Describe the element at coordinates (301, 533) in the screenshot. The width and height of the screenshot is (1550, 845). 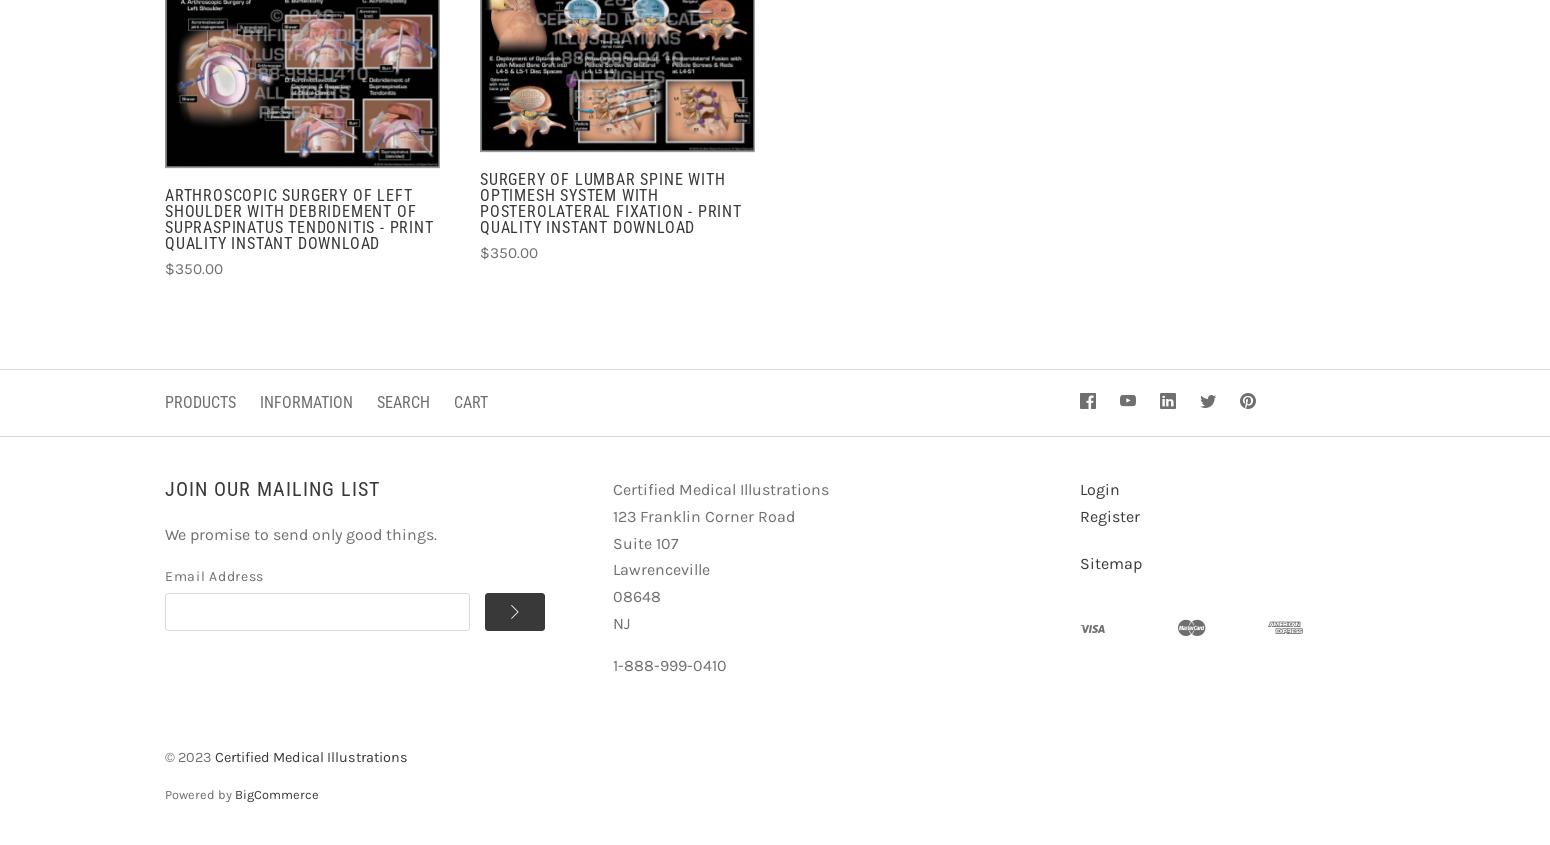
I see `'We promise to send only good things.'` at that location.